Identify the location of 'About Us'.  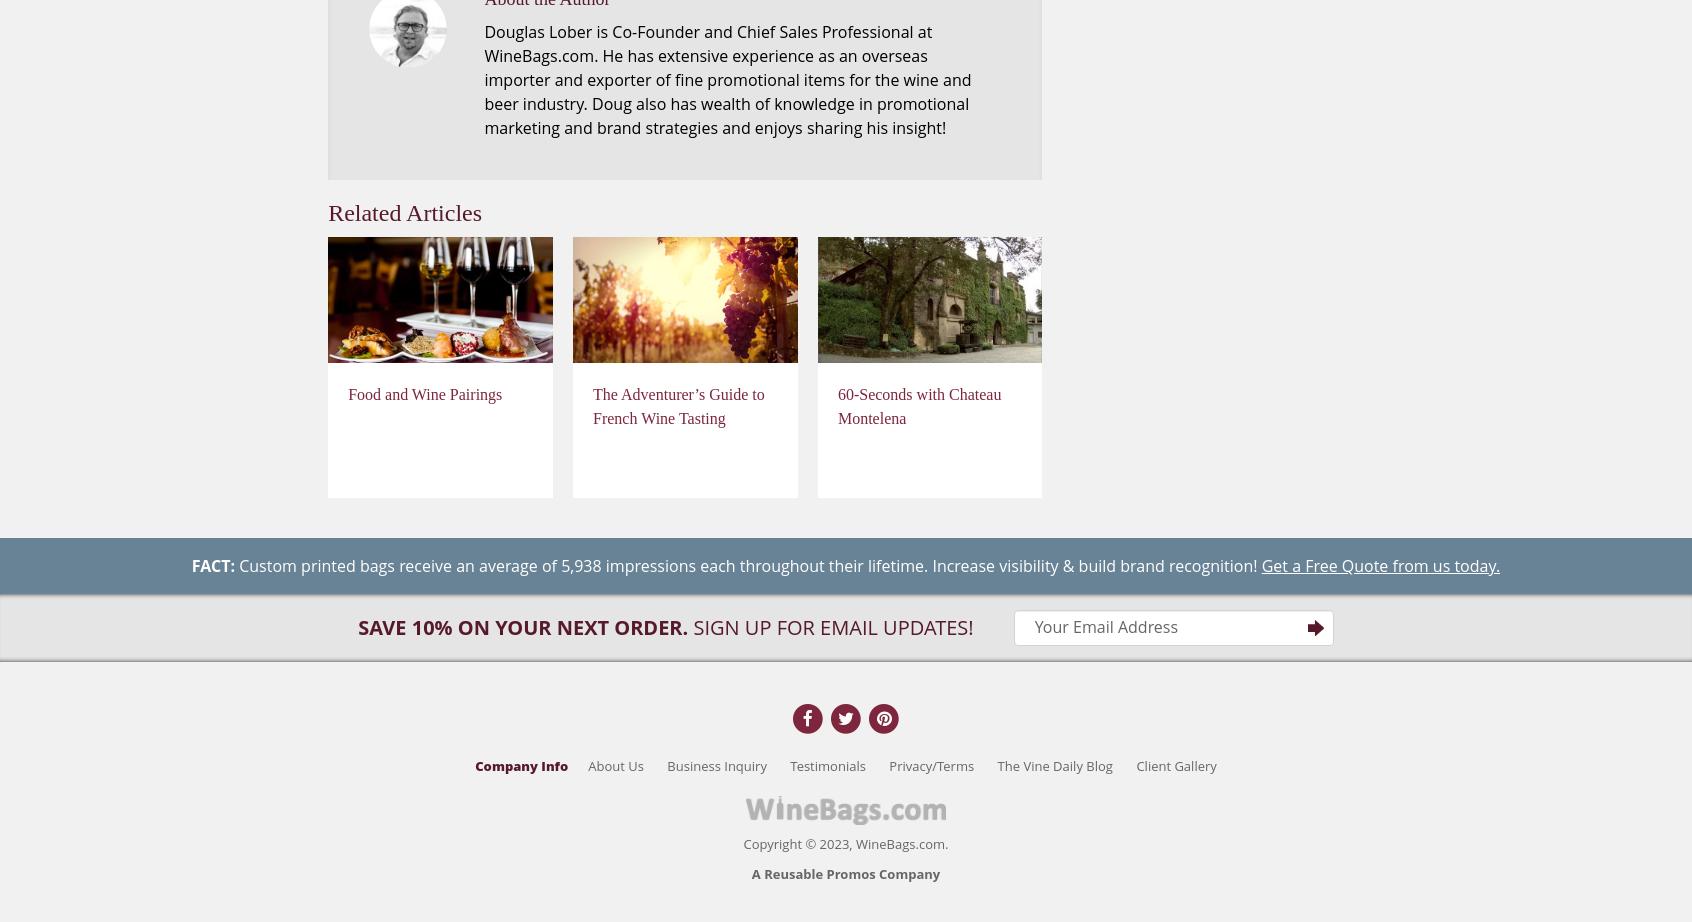
(614, 763).